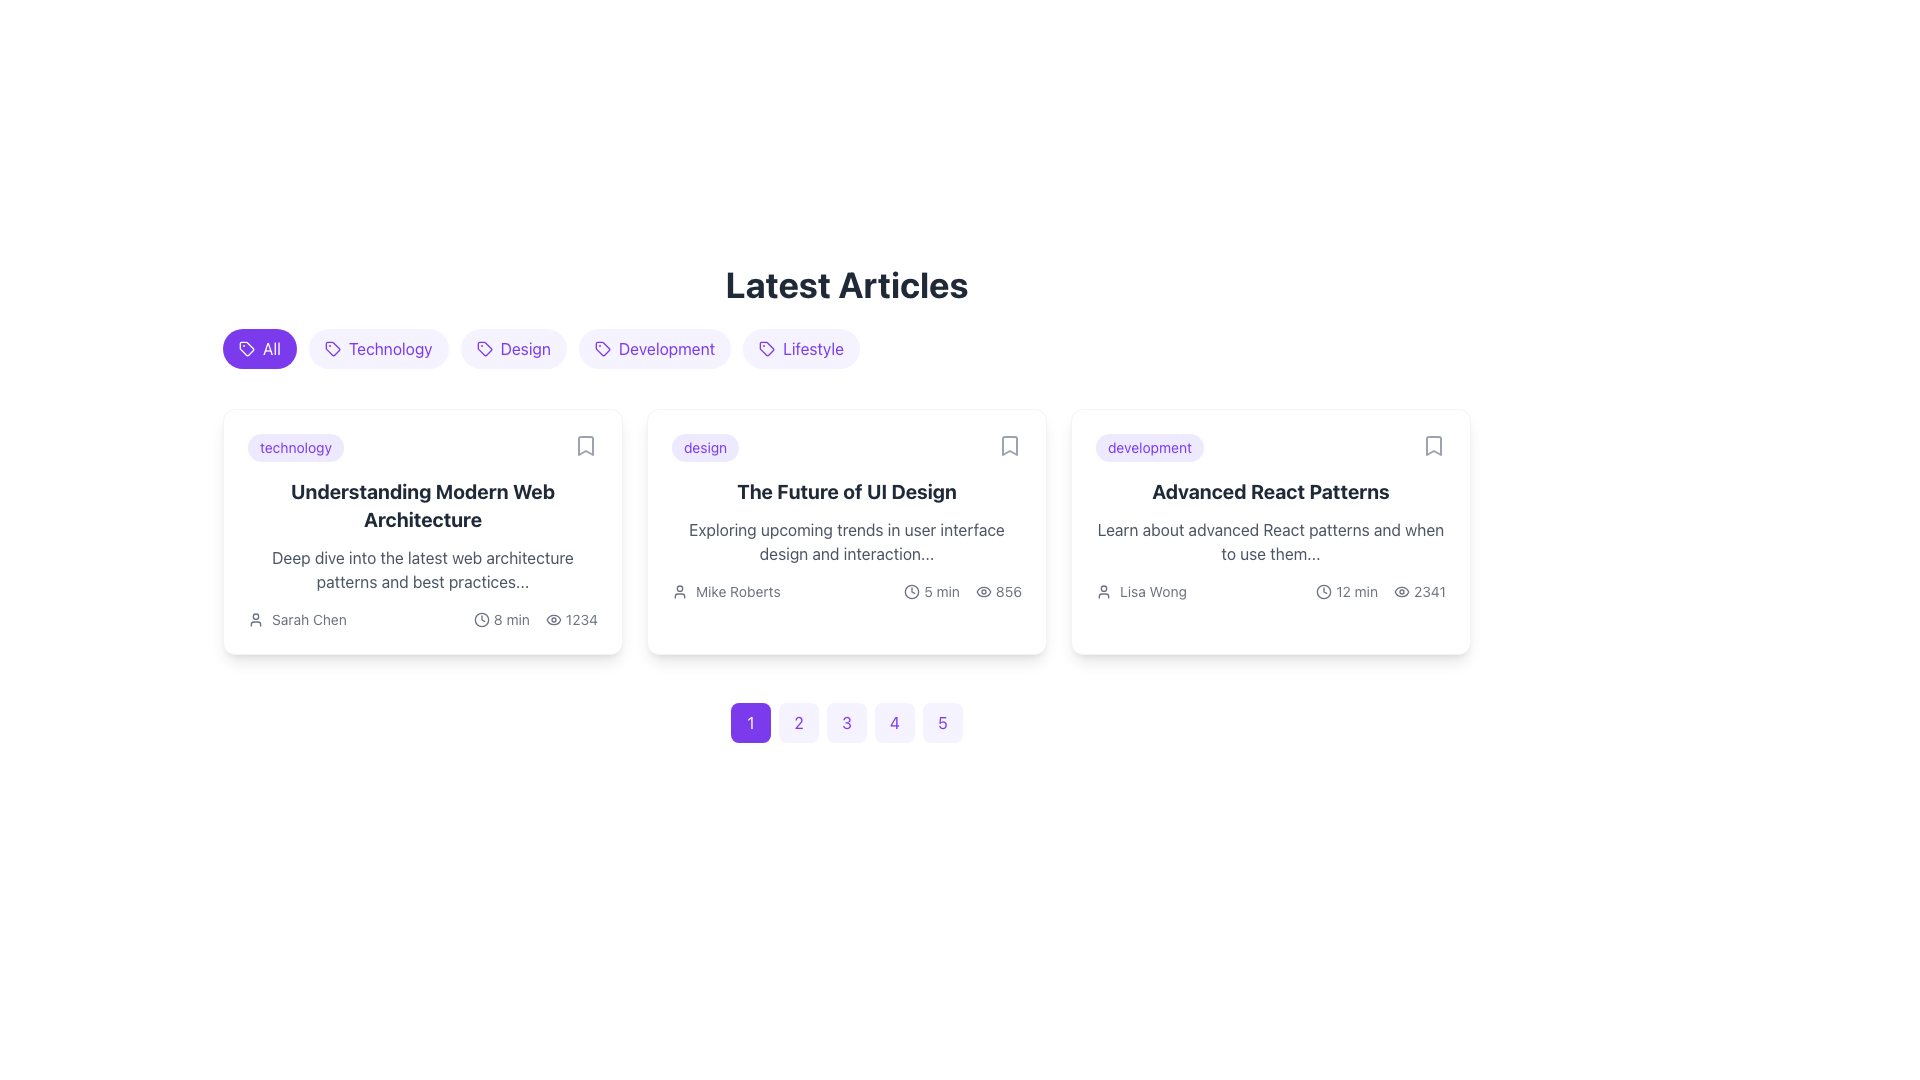 The width and height of the screenshot is (1920, 1080). What do you see at coordinates (332, 347) in the screenshot?
I see `the Vector graphical icon representing a tag, located inside the 'All' tag button in the category filter section near the top of the interface` at bounding box center [332, 347].